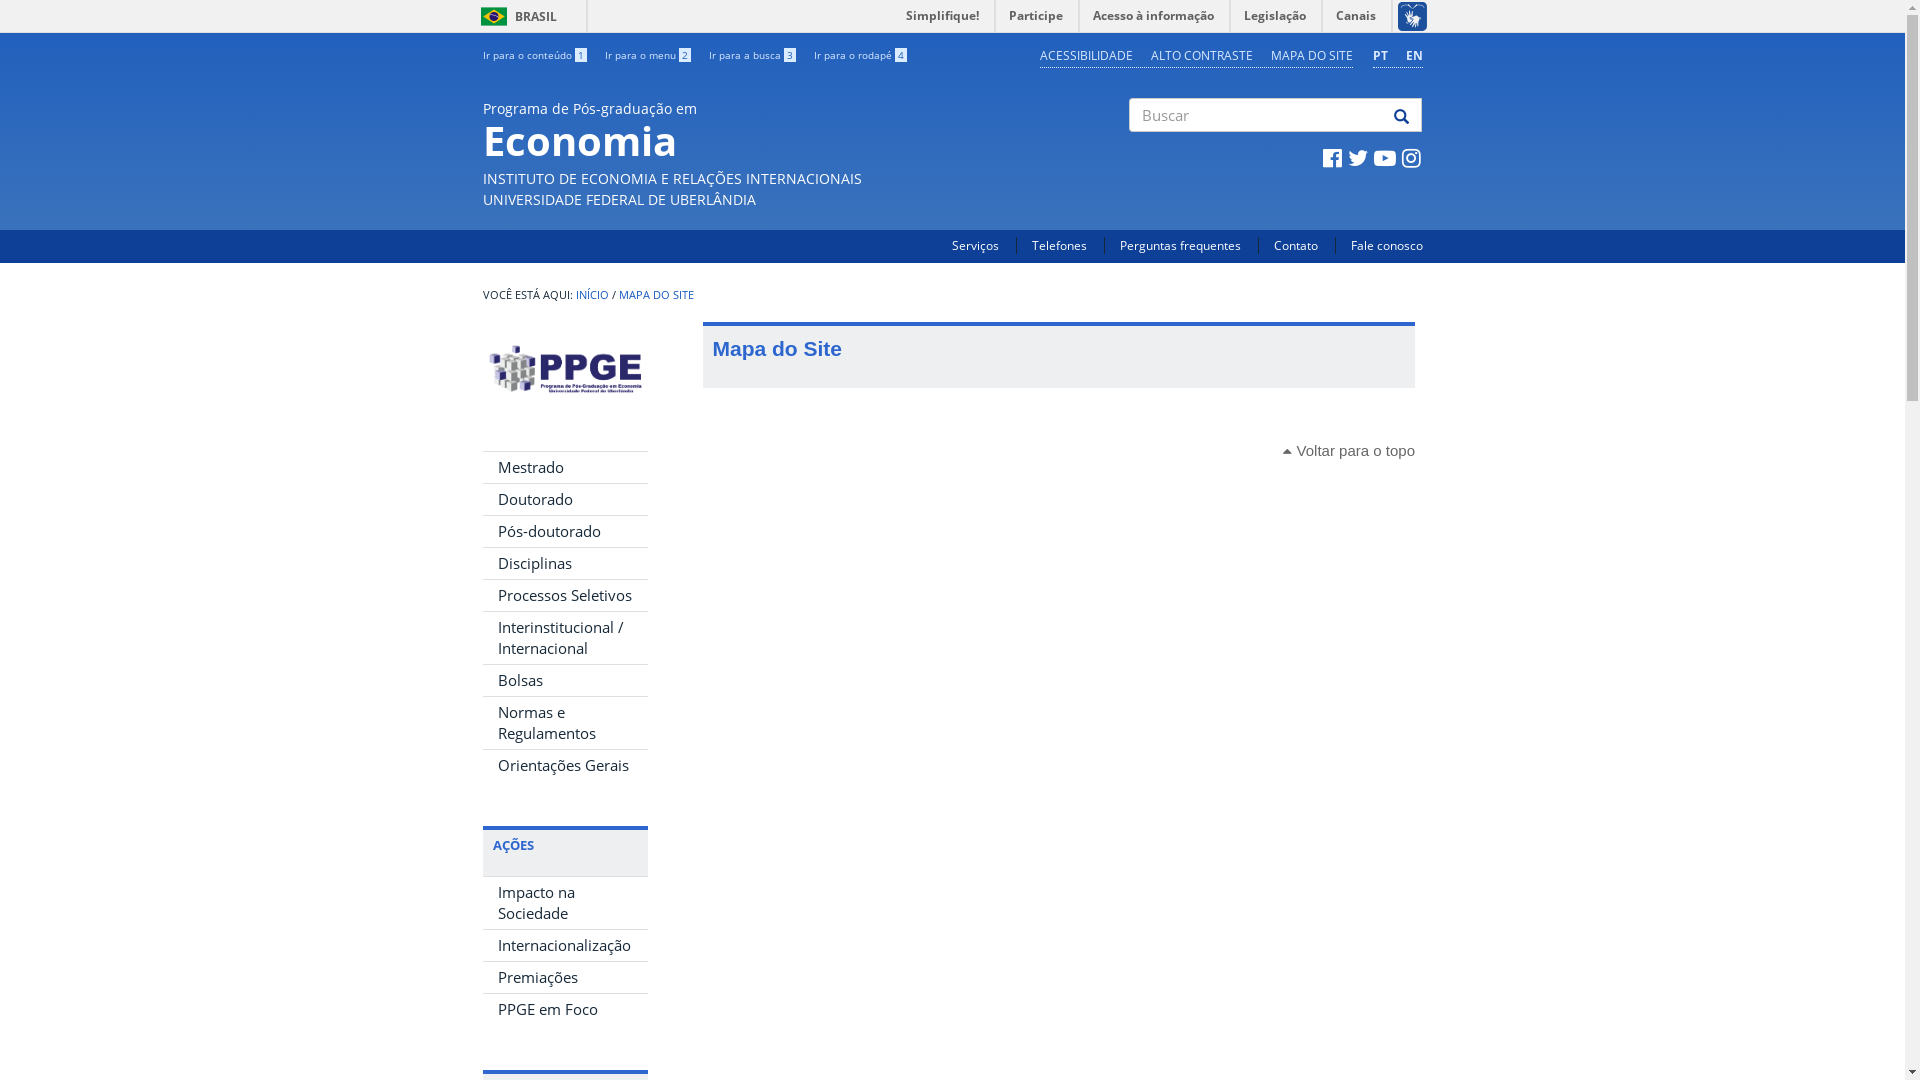  What do you see at coordinates (1032, 244) in the screenshot?
I see `'Telefones'` at bounding box center [1032, 244].